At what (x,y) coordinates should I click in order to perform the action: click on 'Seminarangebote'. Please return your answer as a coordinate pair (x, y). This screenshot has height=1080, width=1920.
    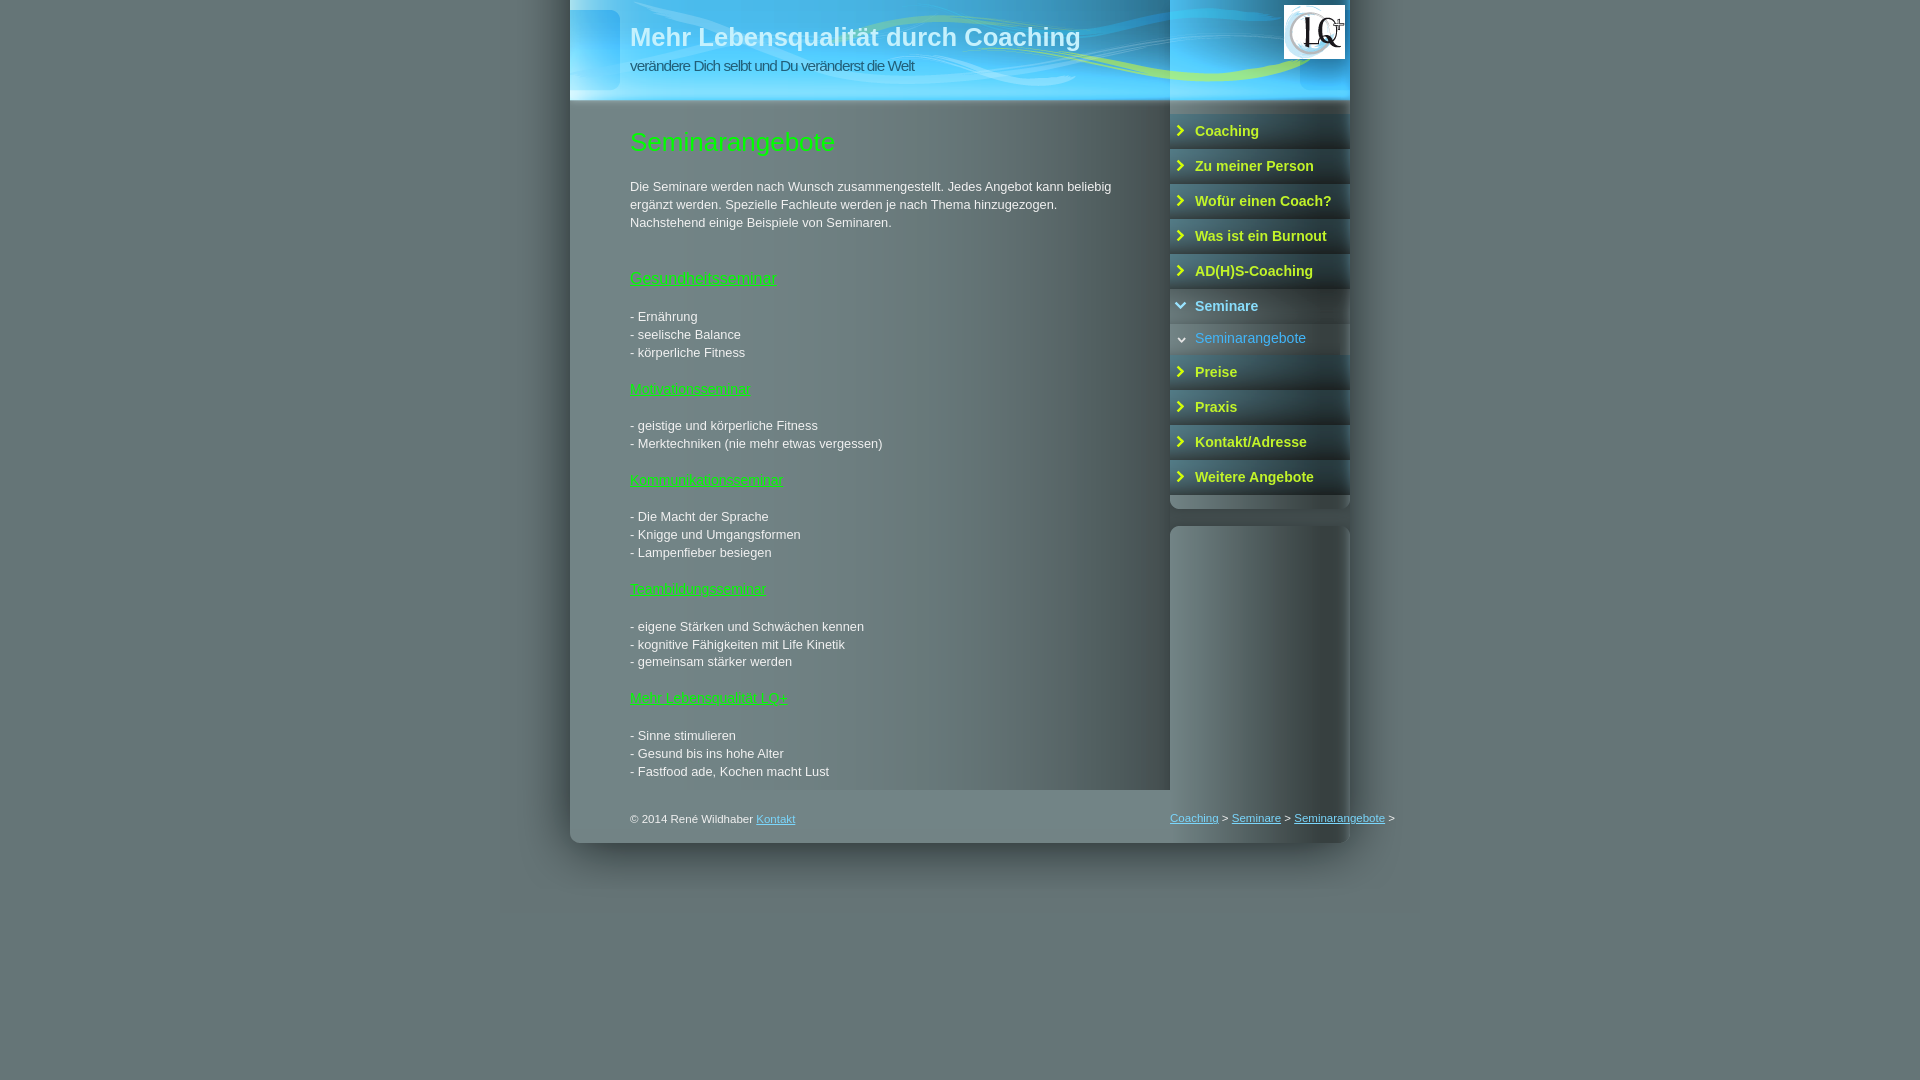
    Looking at the image, I should click on (1258, 338).